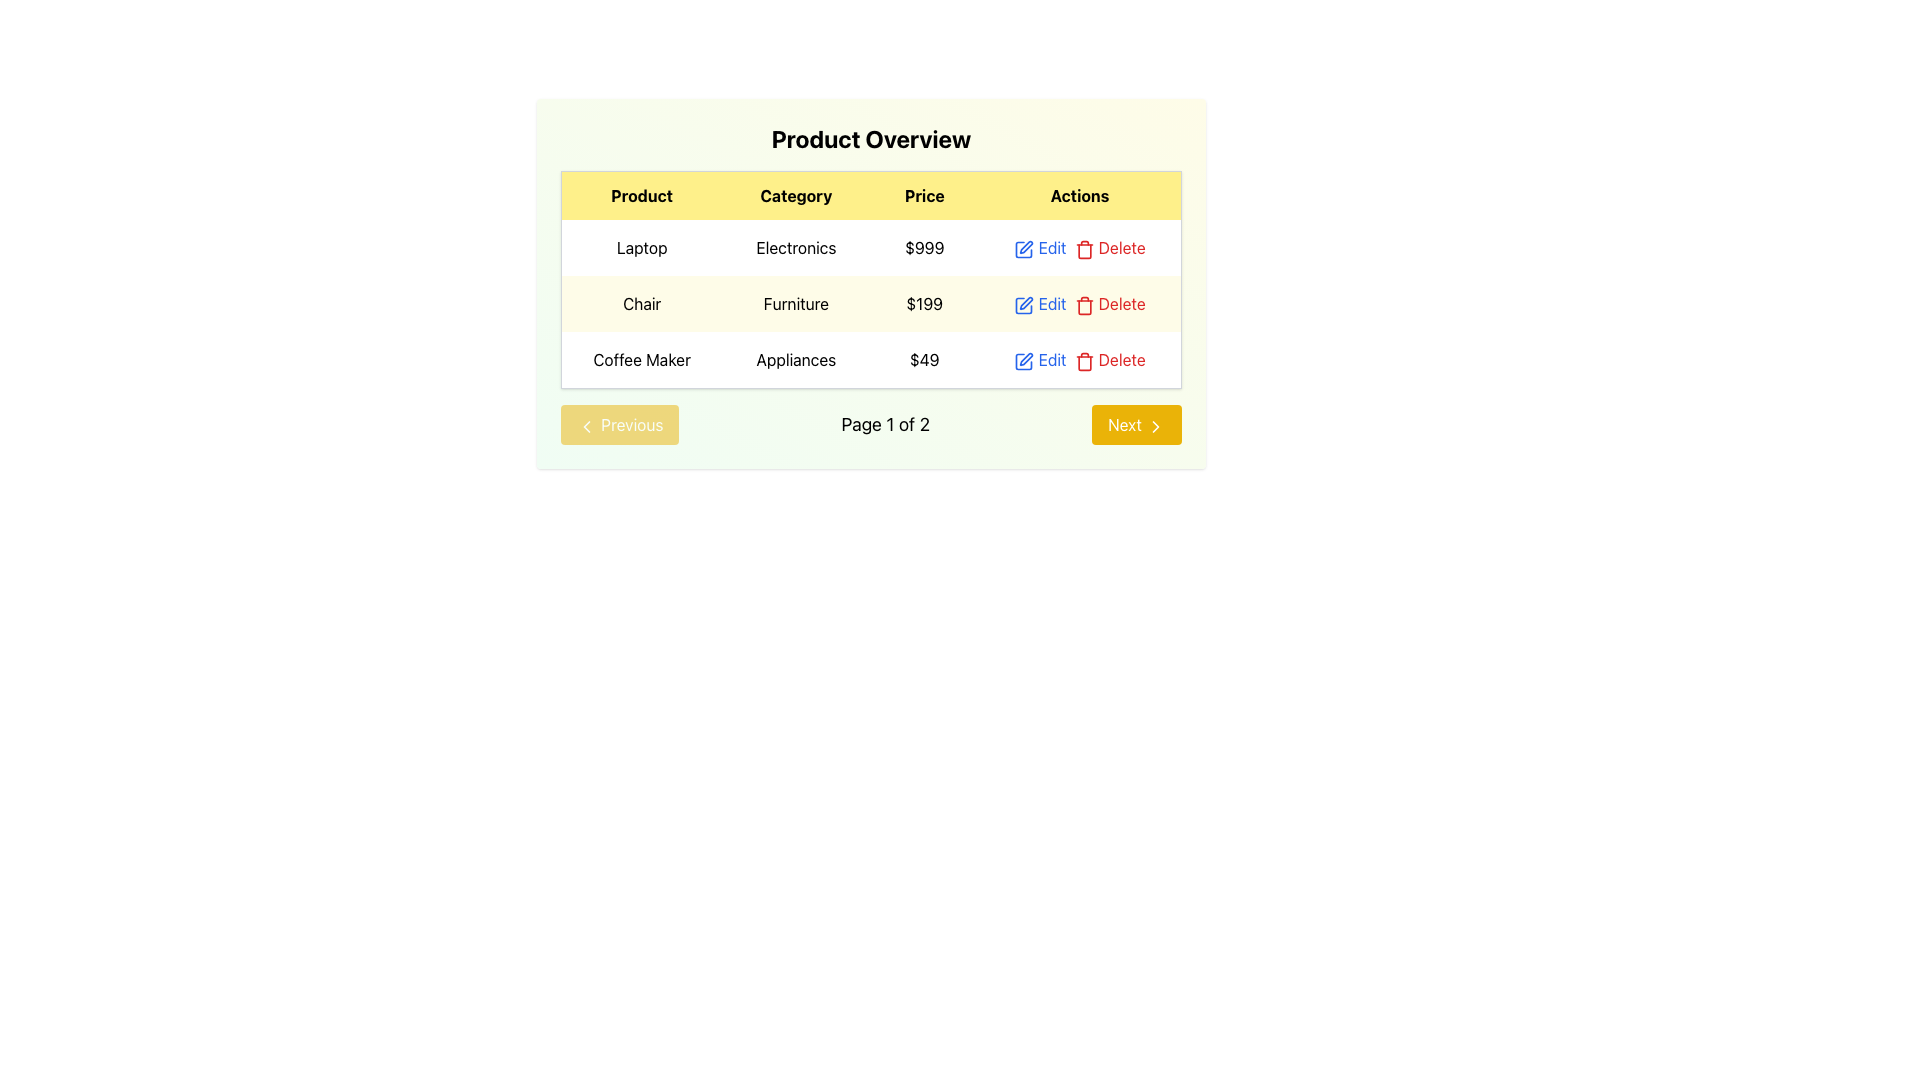 Image resolution: width=1920 pixels, height=1080 pixels. I want to click on the second red trash bin icon in the 'Actions' column of the table for the 'Chair' product, so click(1083, 305).